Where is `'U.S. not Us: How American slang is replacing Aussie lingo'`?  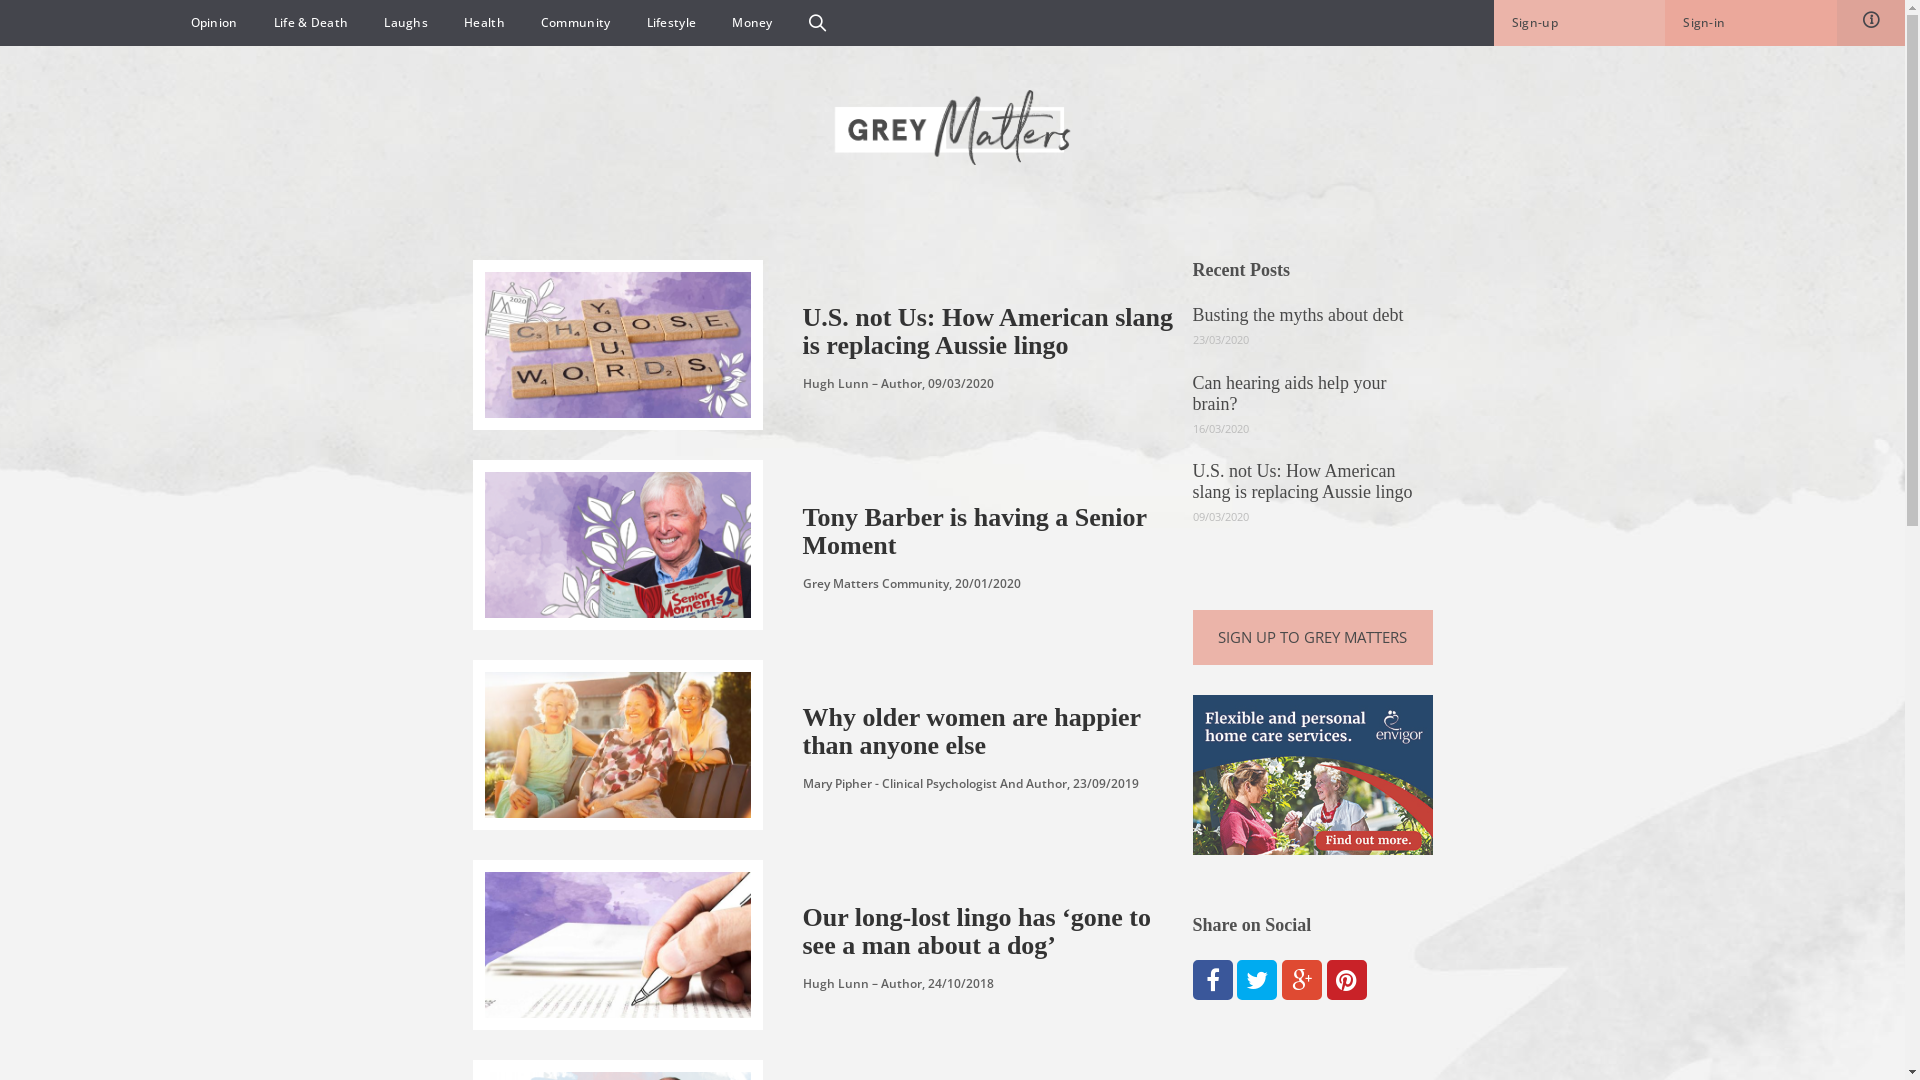
'U.S. not Us: How American slang is replacing Aussie lingo' is located at coordinates (989, 334).